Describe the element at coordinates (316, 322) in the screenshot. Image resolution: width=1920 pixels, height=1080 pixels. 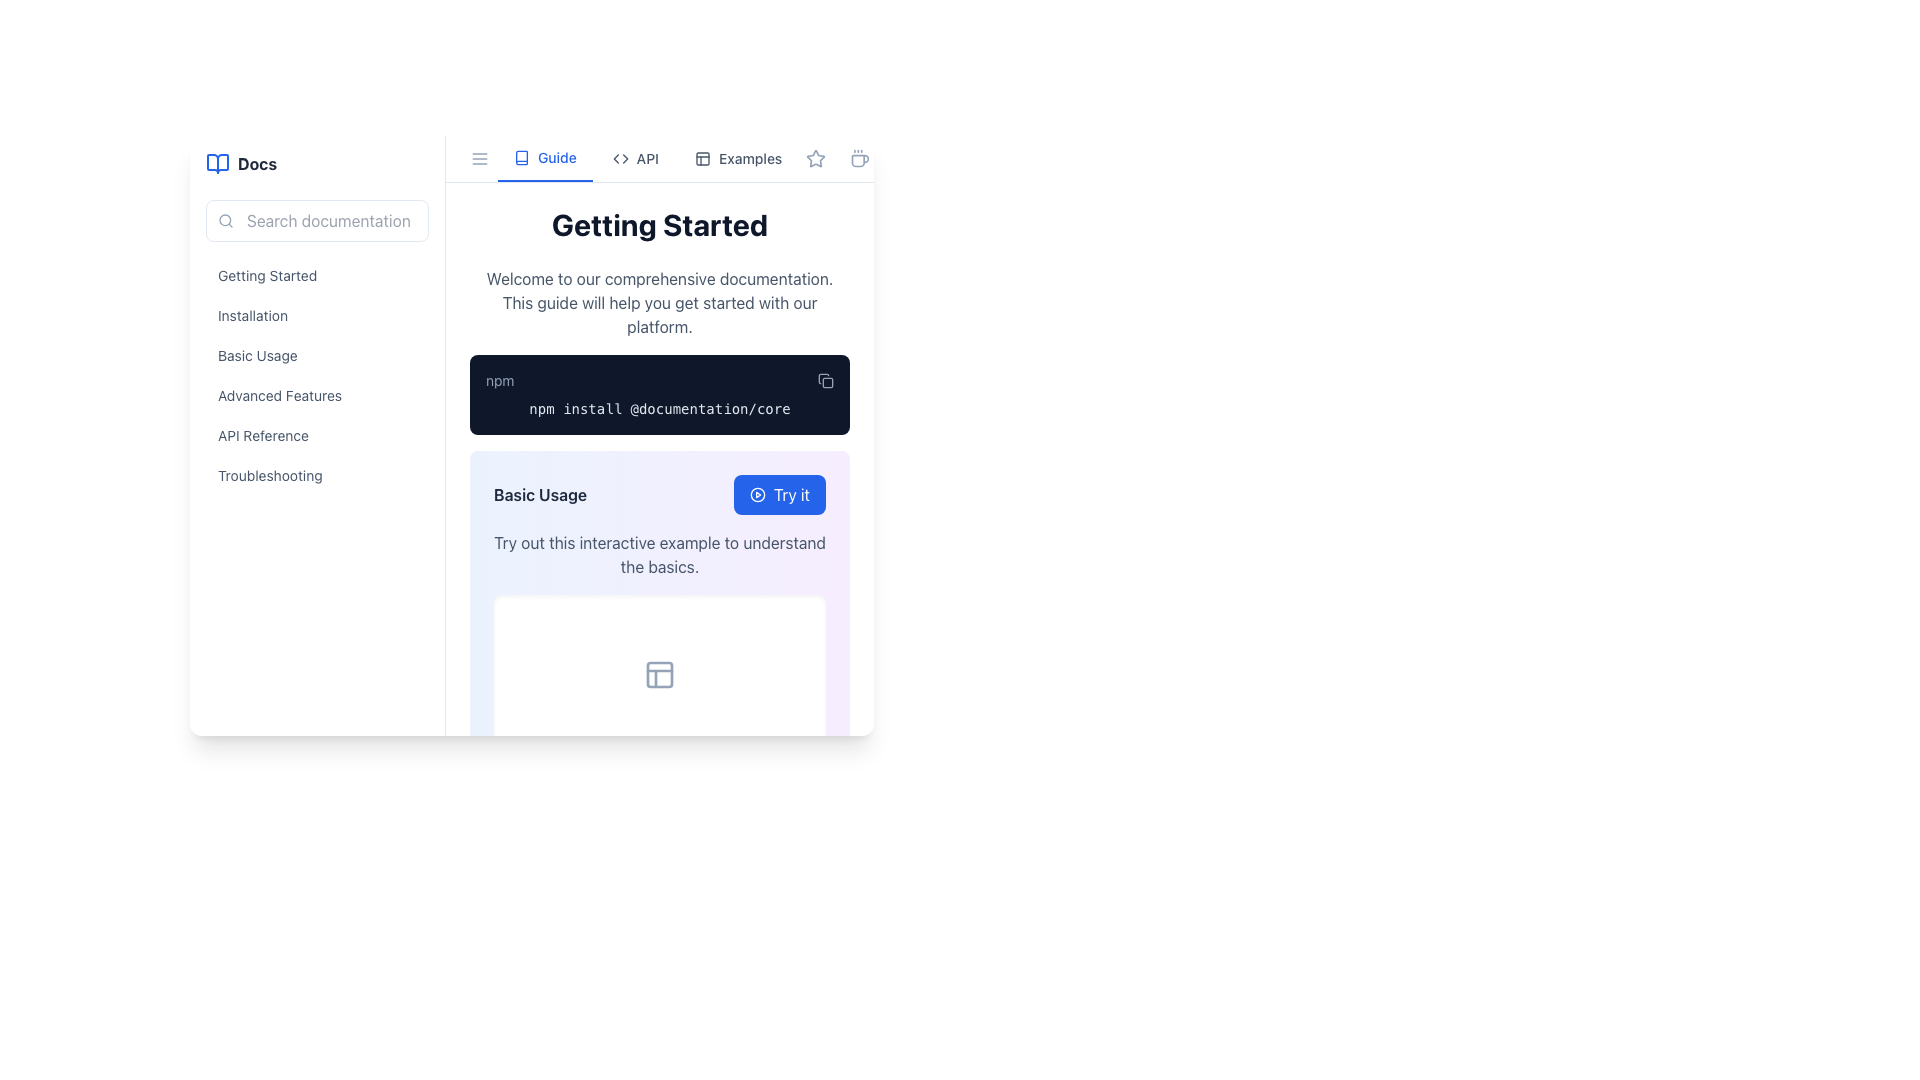
I see `the navigational link for 'Installation' located in the sidebar menu, which is the second item below 'Getting Started'` at that location.